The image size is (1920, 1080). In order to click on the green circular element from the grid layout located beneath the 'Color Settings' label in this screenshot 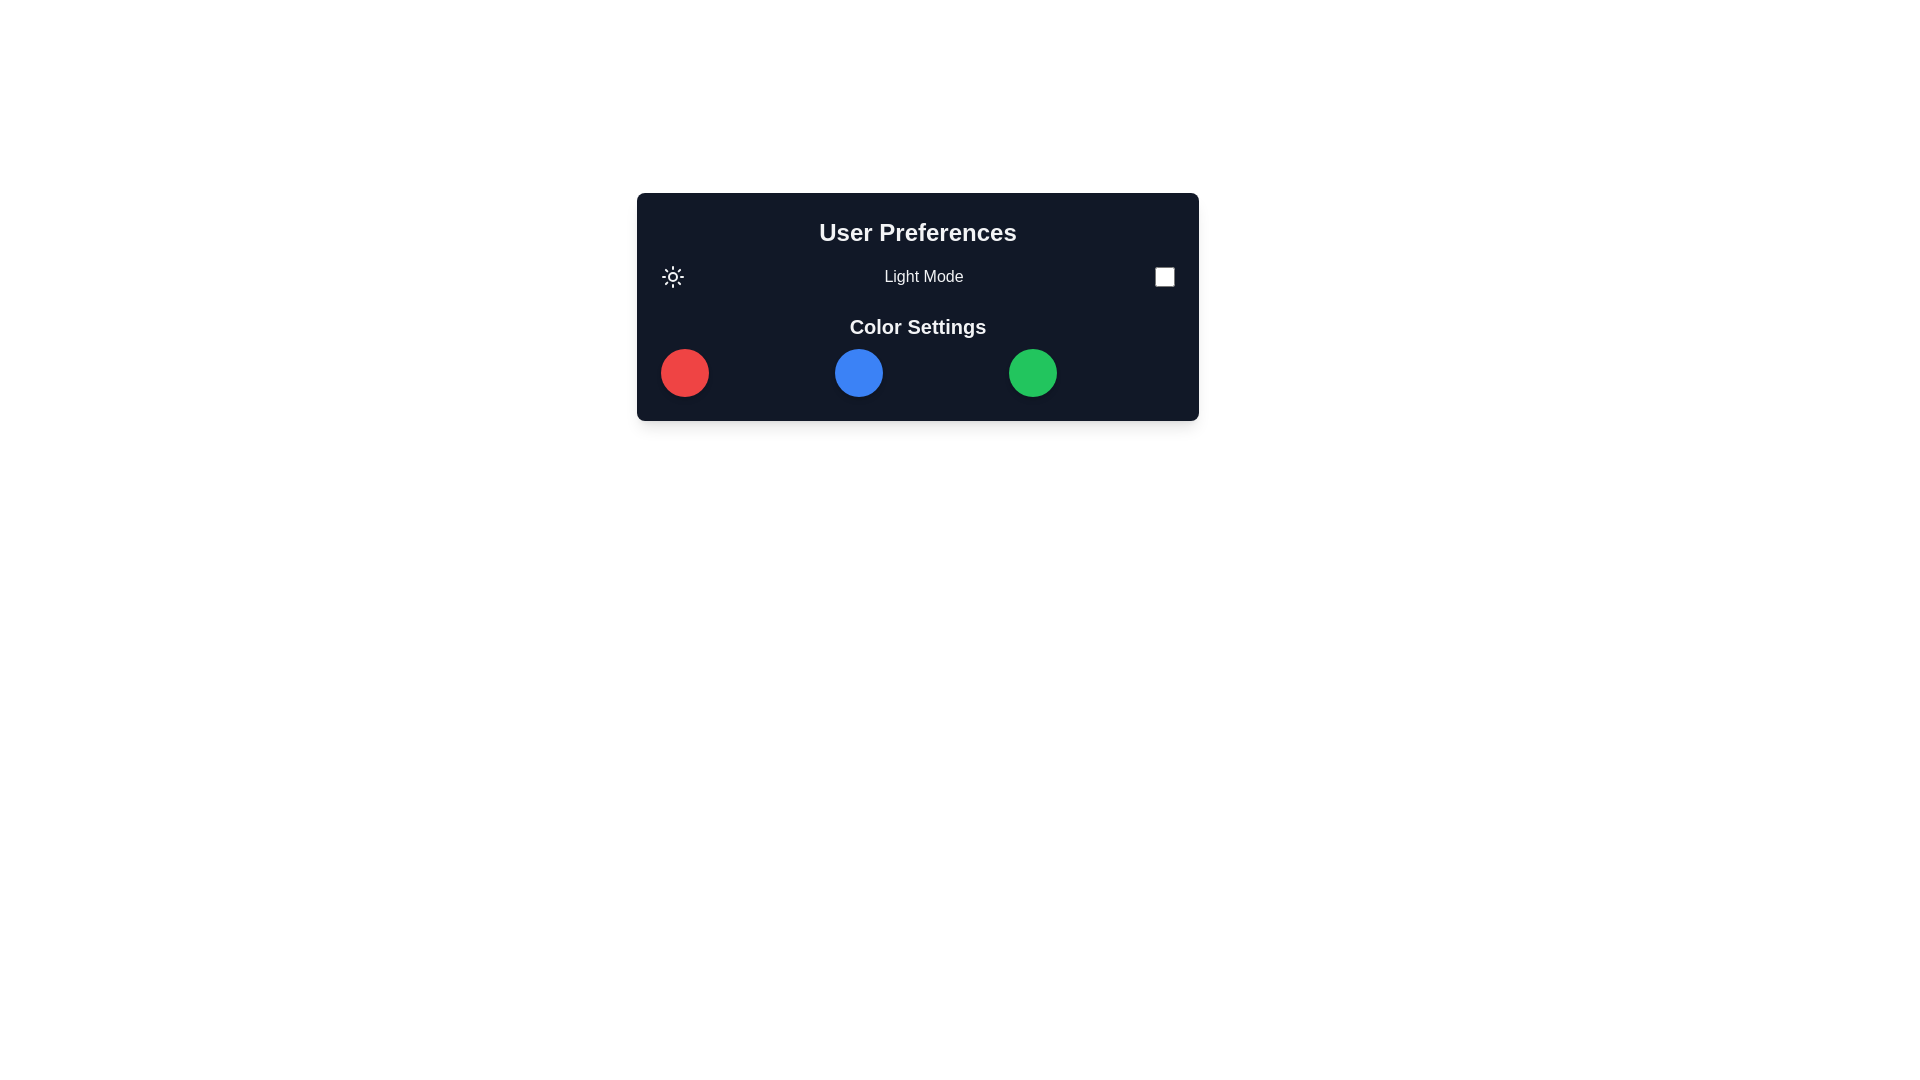, I will do `click(916, 373)`.